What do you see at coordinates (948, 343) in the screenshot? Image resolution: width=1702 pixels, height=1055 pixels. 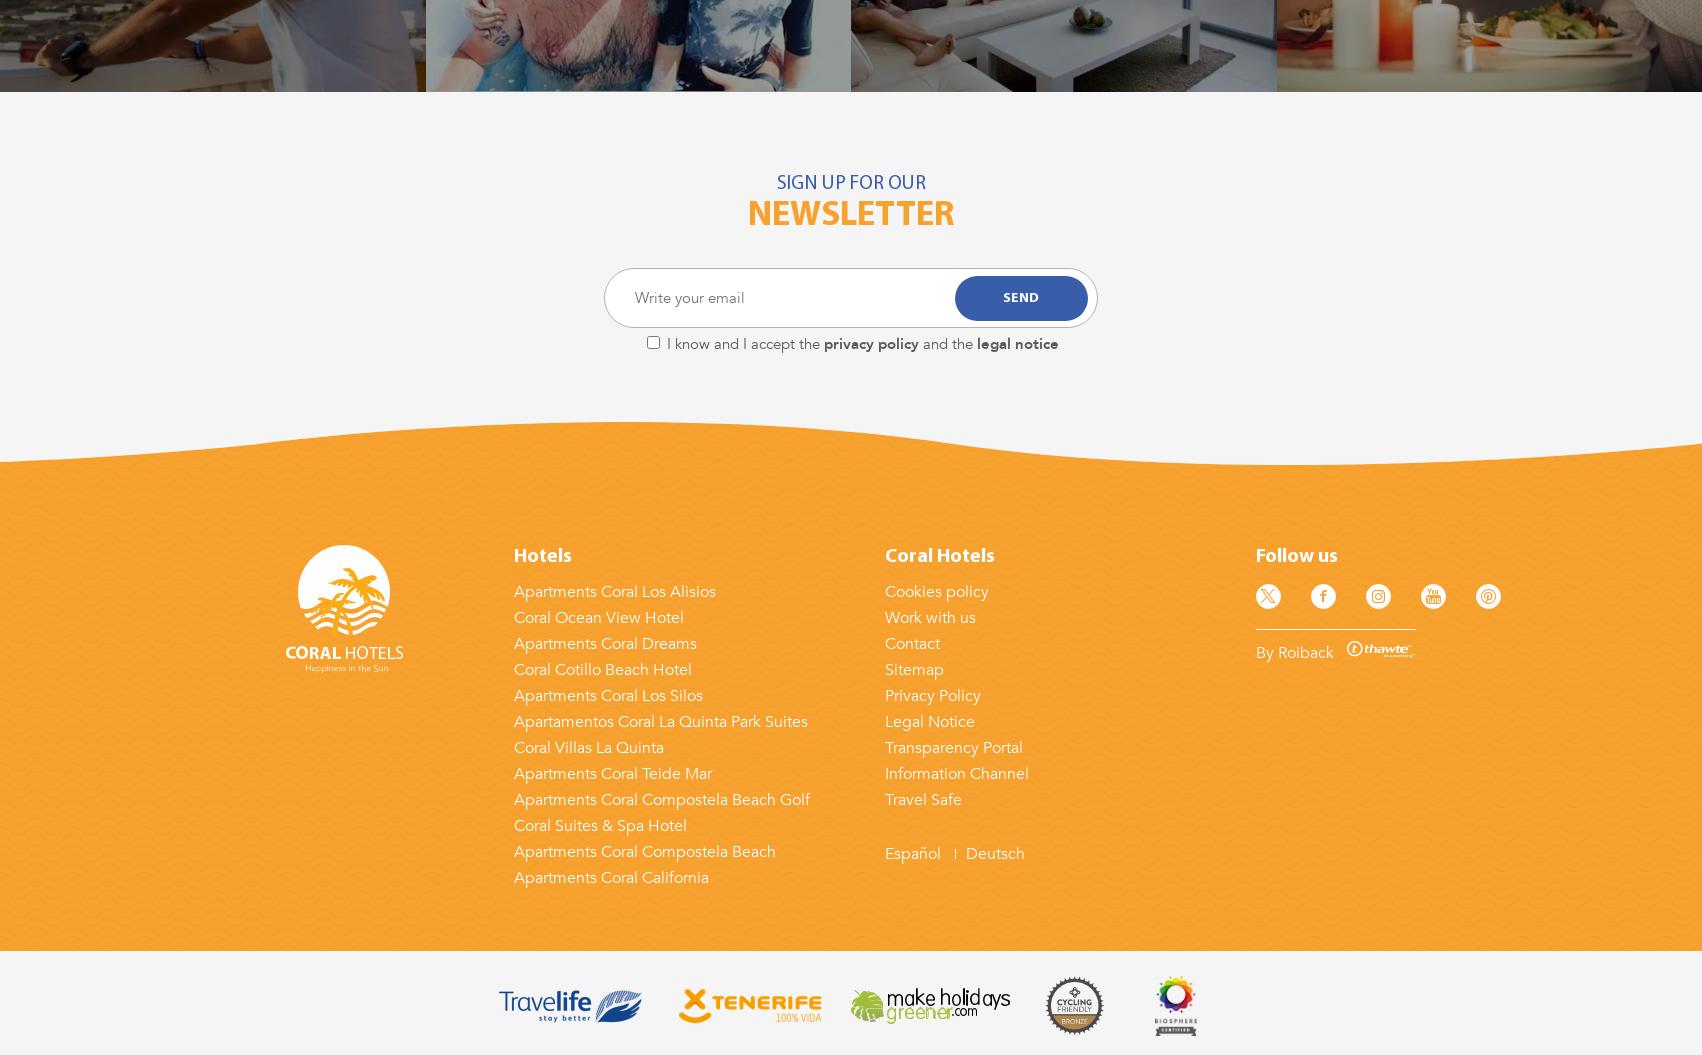 I see `'and the'` at bounding box center [948, 343].